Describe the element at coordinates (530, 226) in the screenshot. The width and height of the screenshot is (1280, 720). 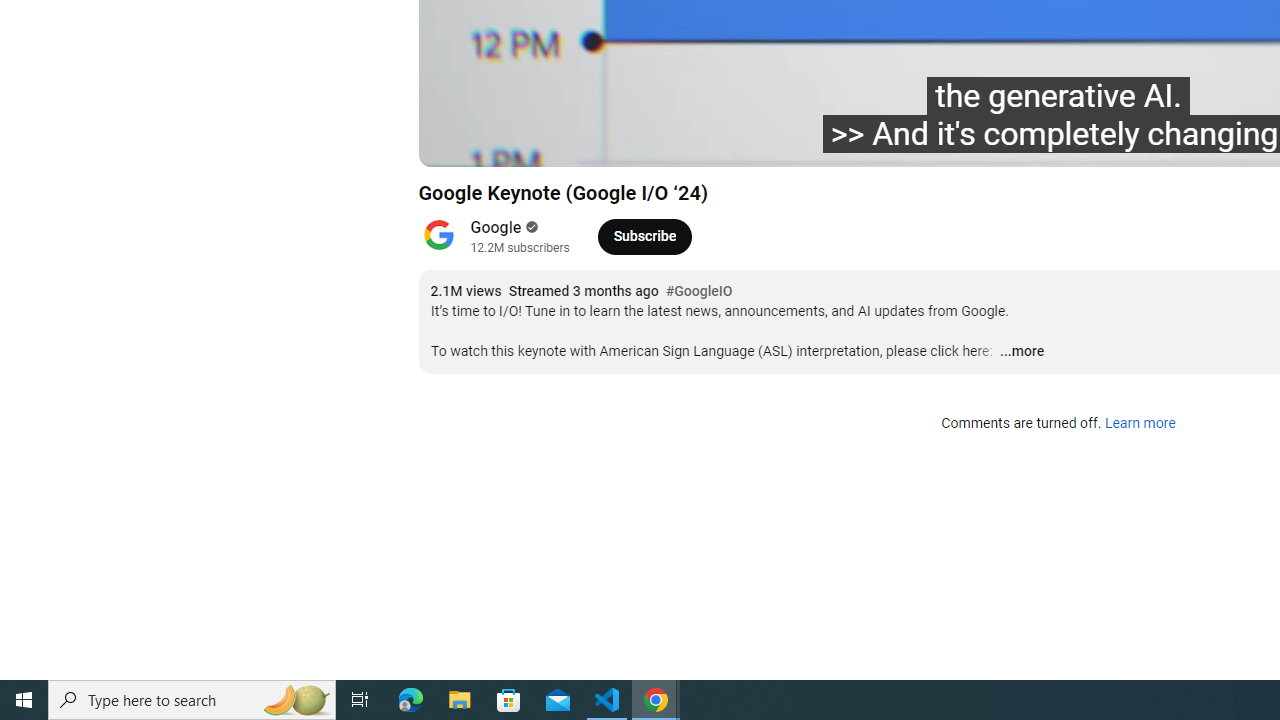
I see `'Verified'` at that location.